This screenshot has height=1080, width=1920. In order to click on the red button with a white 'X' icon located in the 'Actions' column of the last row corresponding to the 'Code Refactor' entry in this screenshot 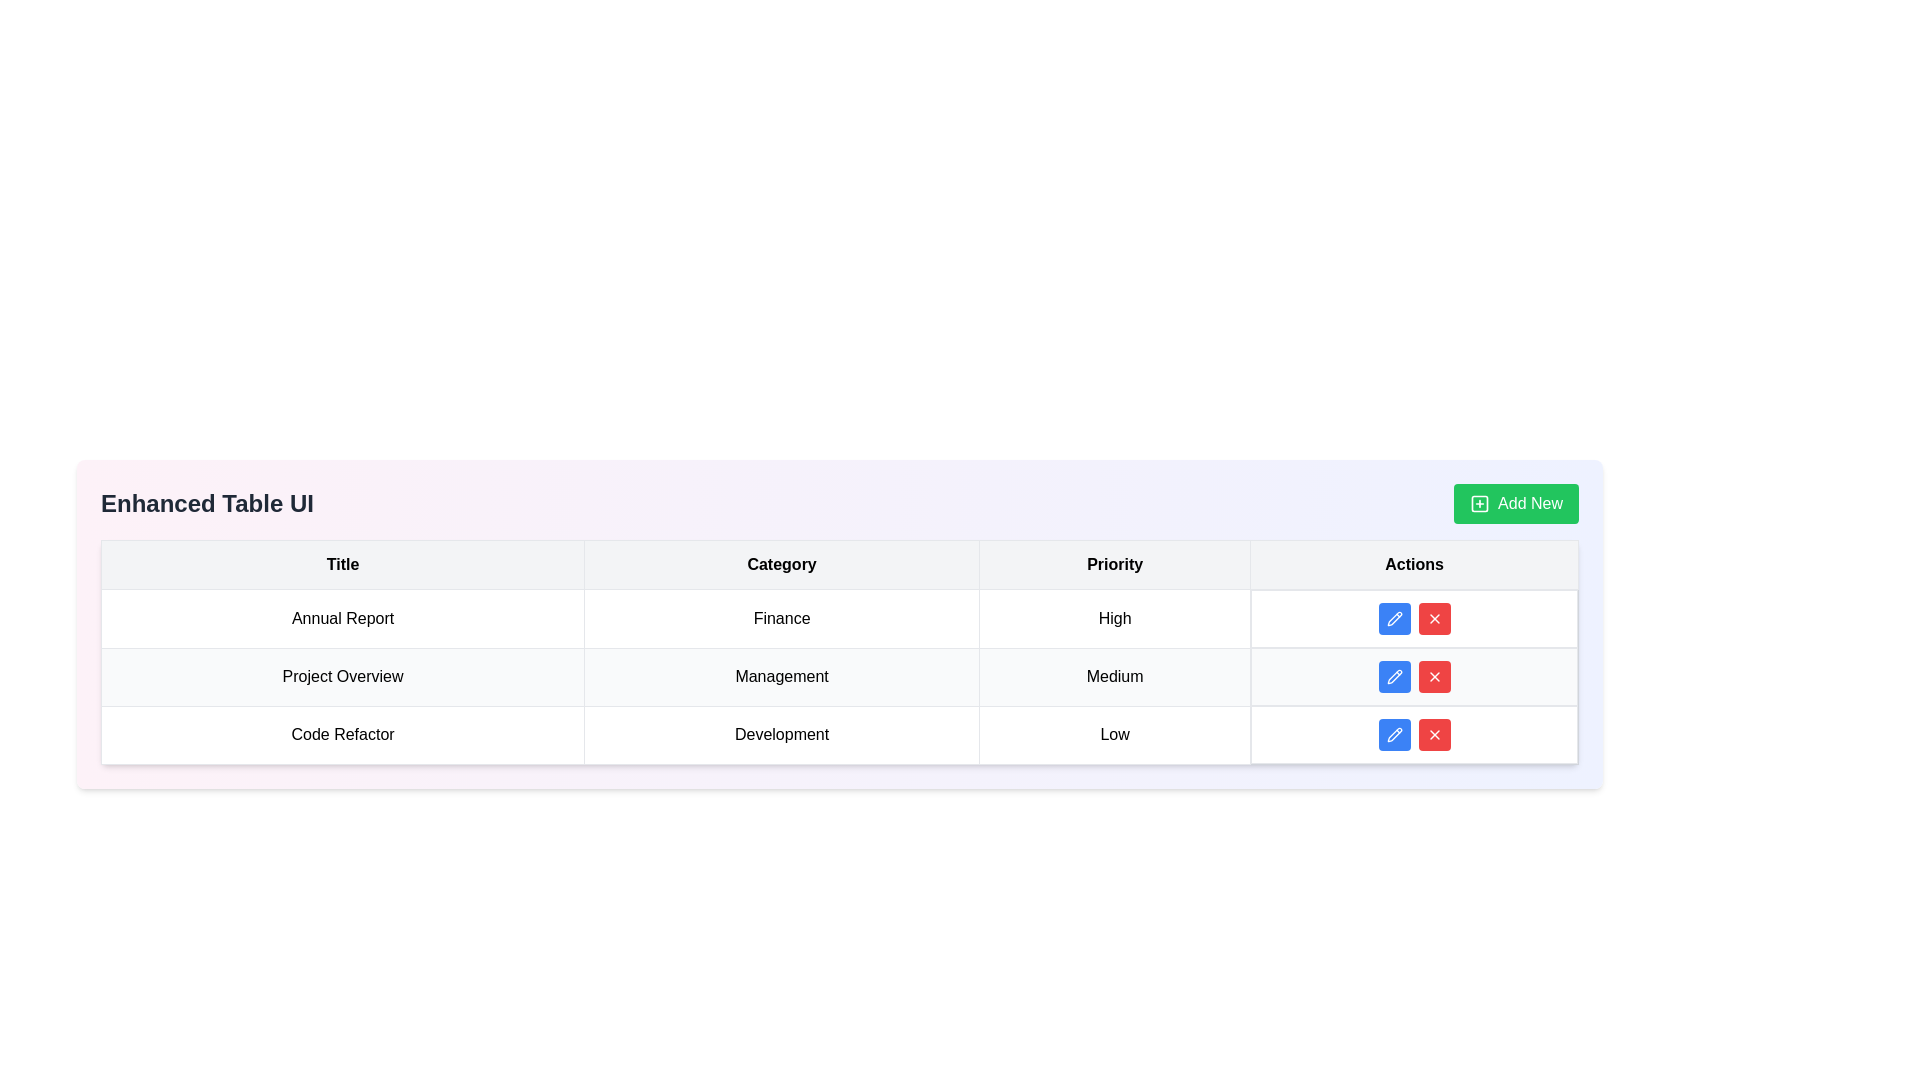, I will do `click(1433, 676)`.